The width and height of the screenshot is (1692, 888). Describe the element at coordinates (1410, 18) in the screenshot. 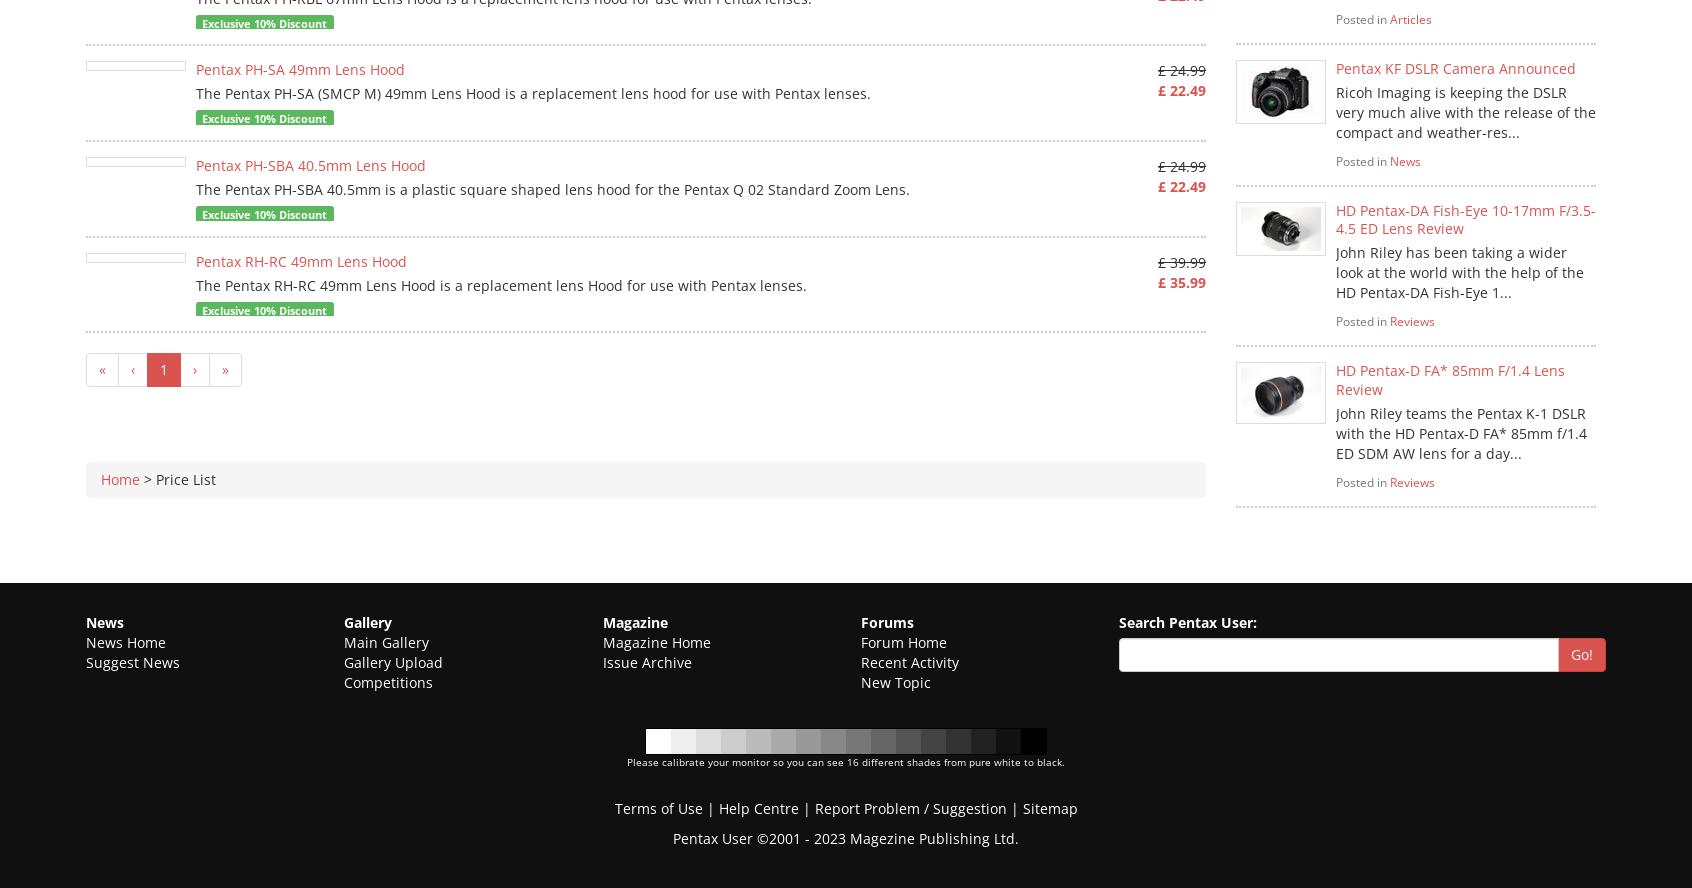

I see `'Articles'` at that location.